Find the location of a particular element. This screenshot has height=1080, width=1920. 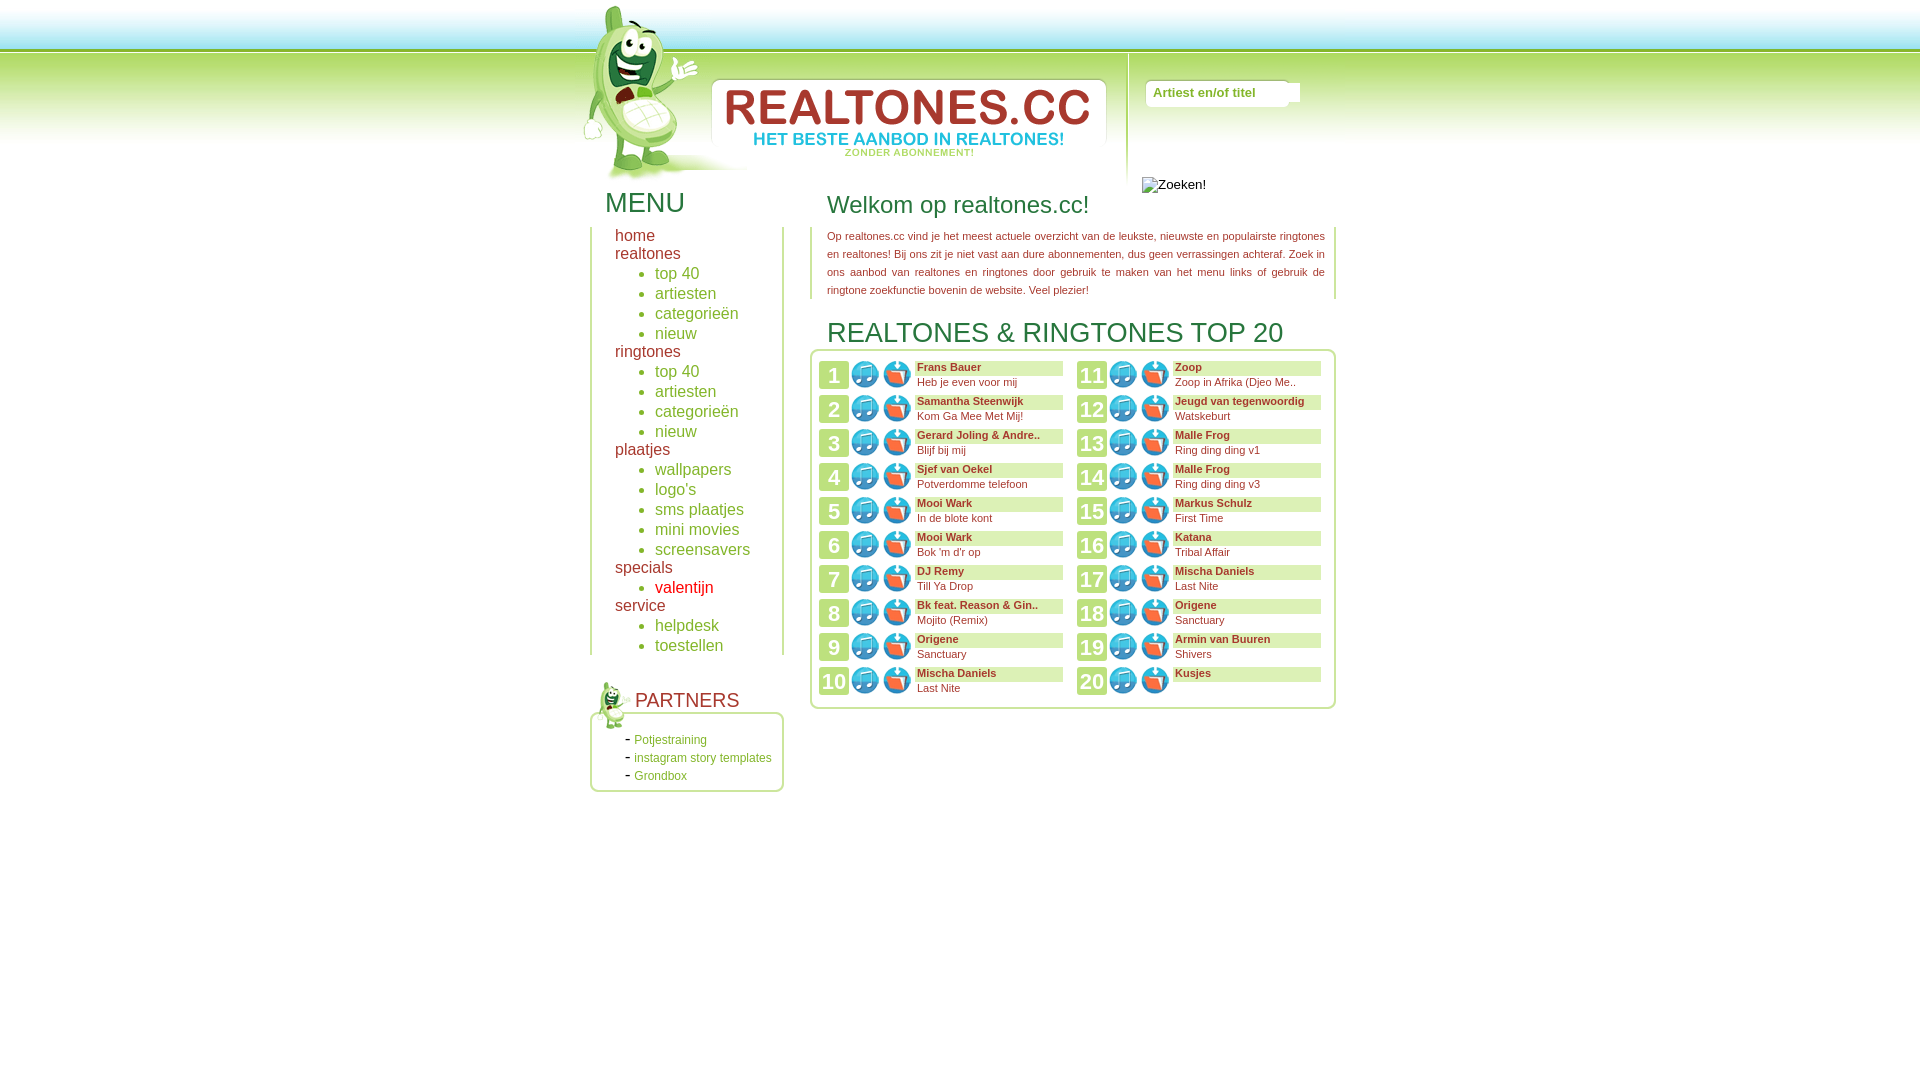

'DJ Remy' is located at coordinates (939, 570).